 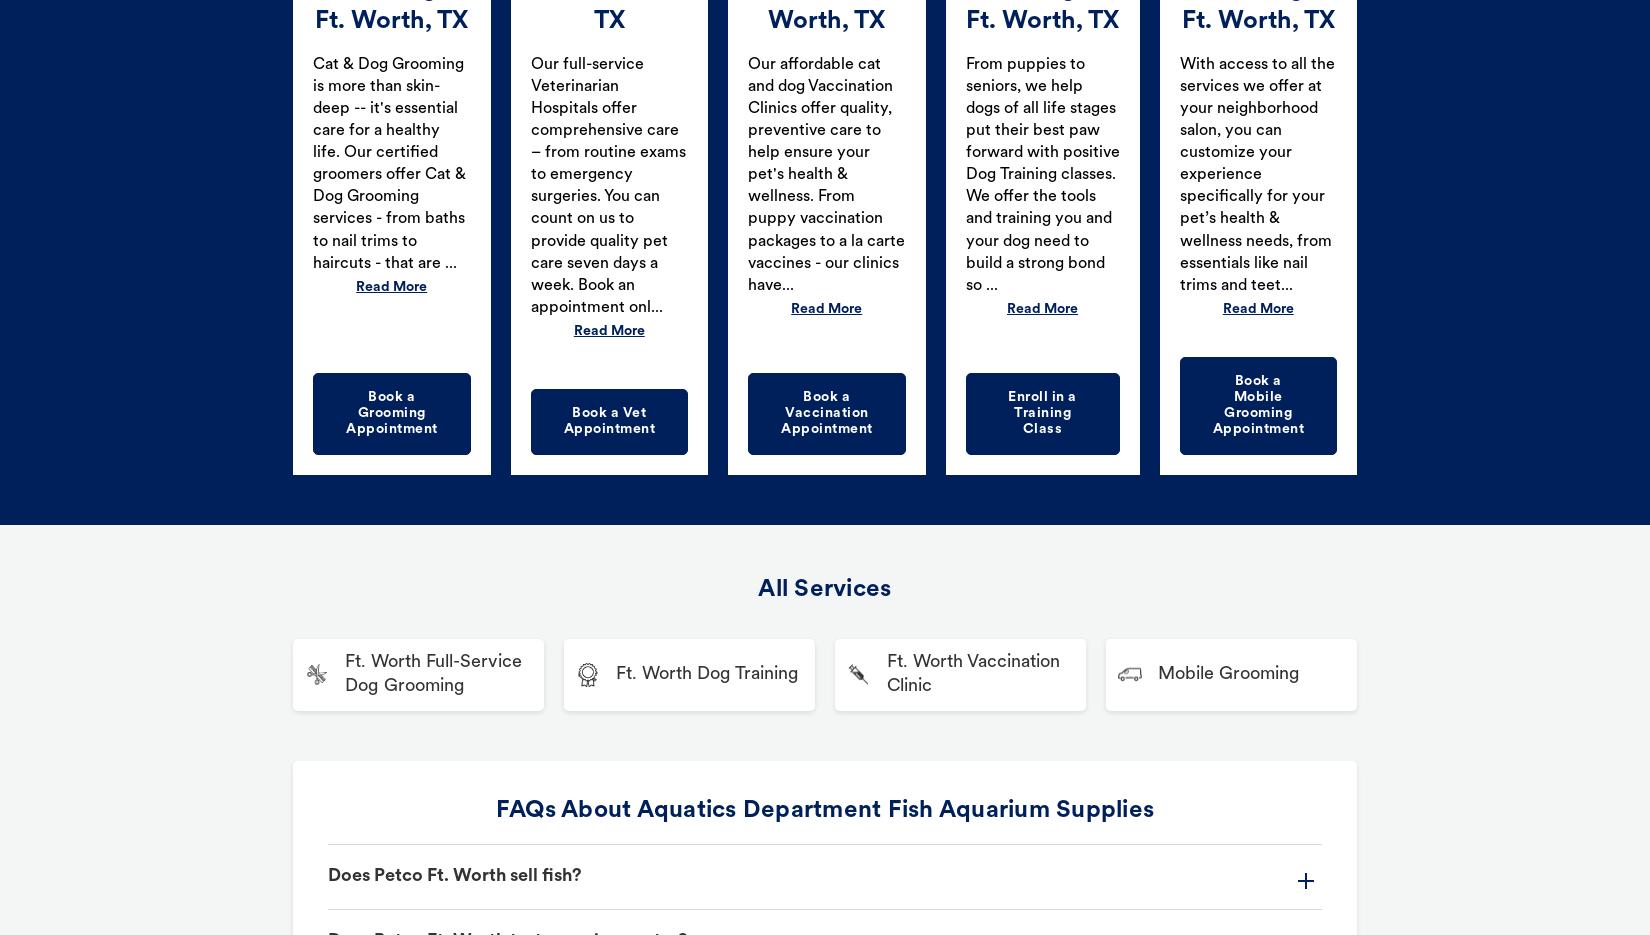 What do you see at coordinates (757, 588) in the screenshot?
I see `'All Services'` at bounding box center [757, 588].